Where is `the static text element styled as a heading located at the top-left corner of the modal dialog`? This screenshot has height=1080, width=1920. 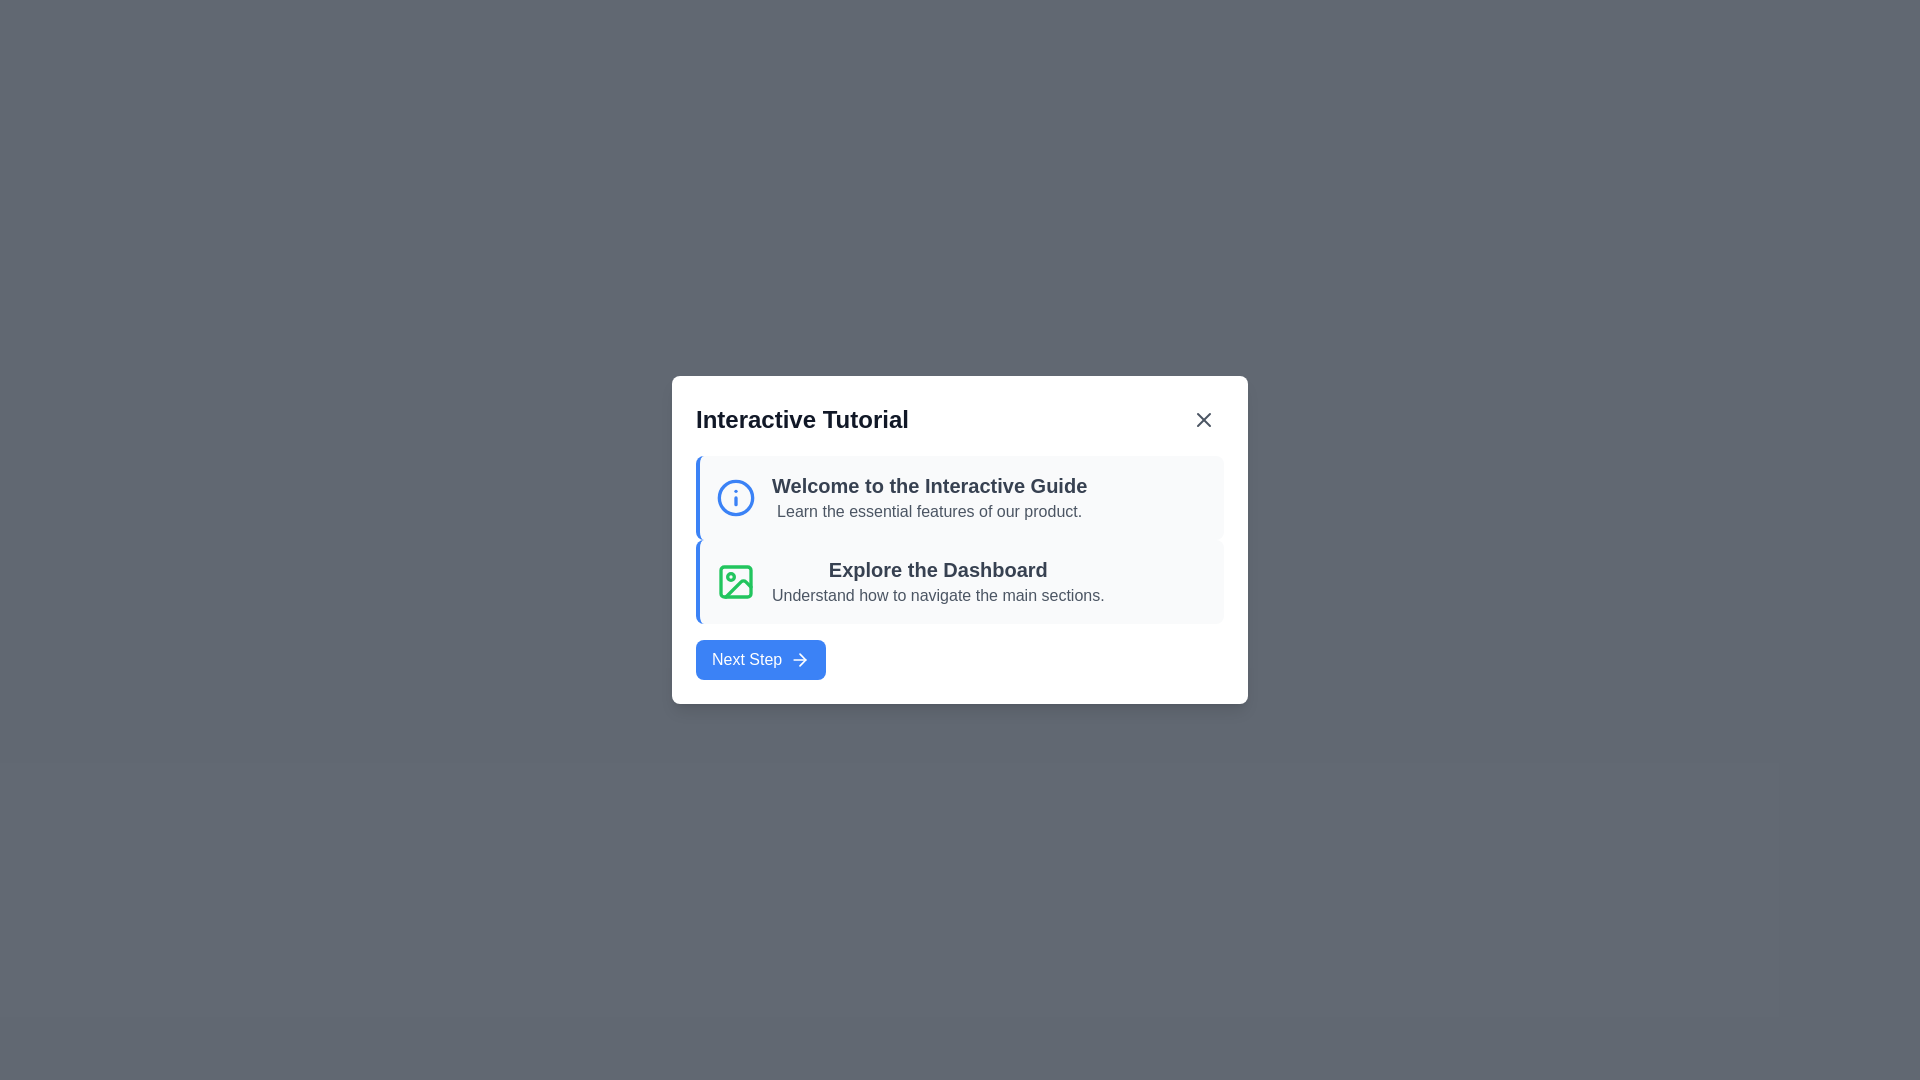 the static text element styled as a heading located at the top-left corner of the modal dialog is located at coordinates (802, 419).